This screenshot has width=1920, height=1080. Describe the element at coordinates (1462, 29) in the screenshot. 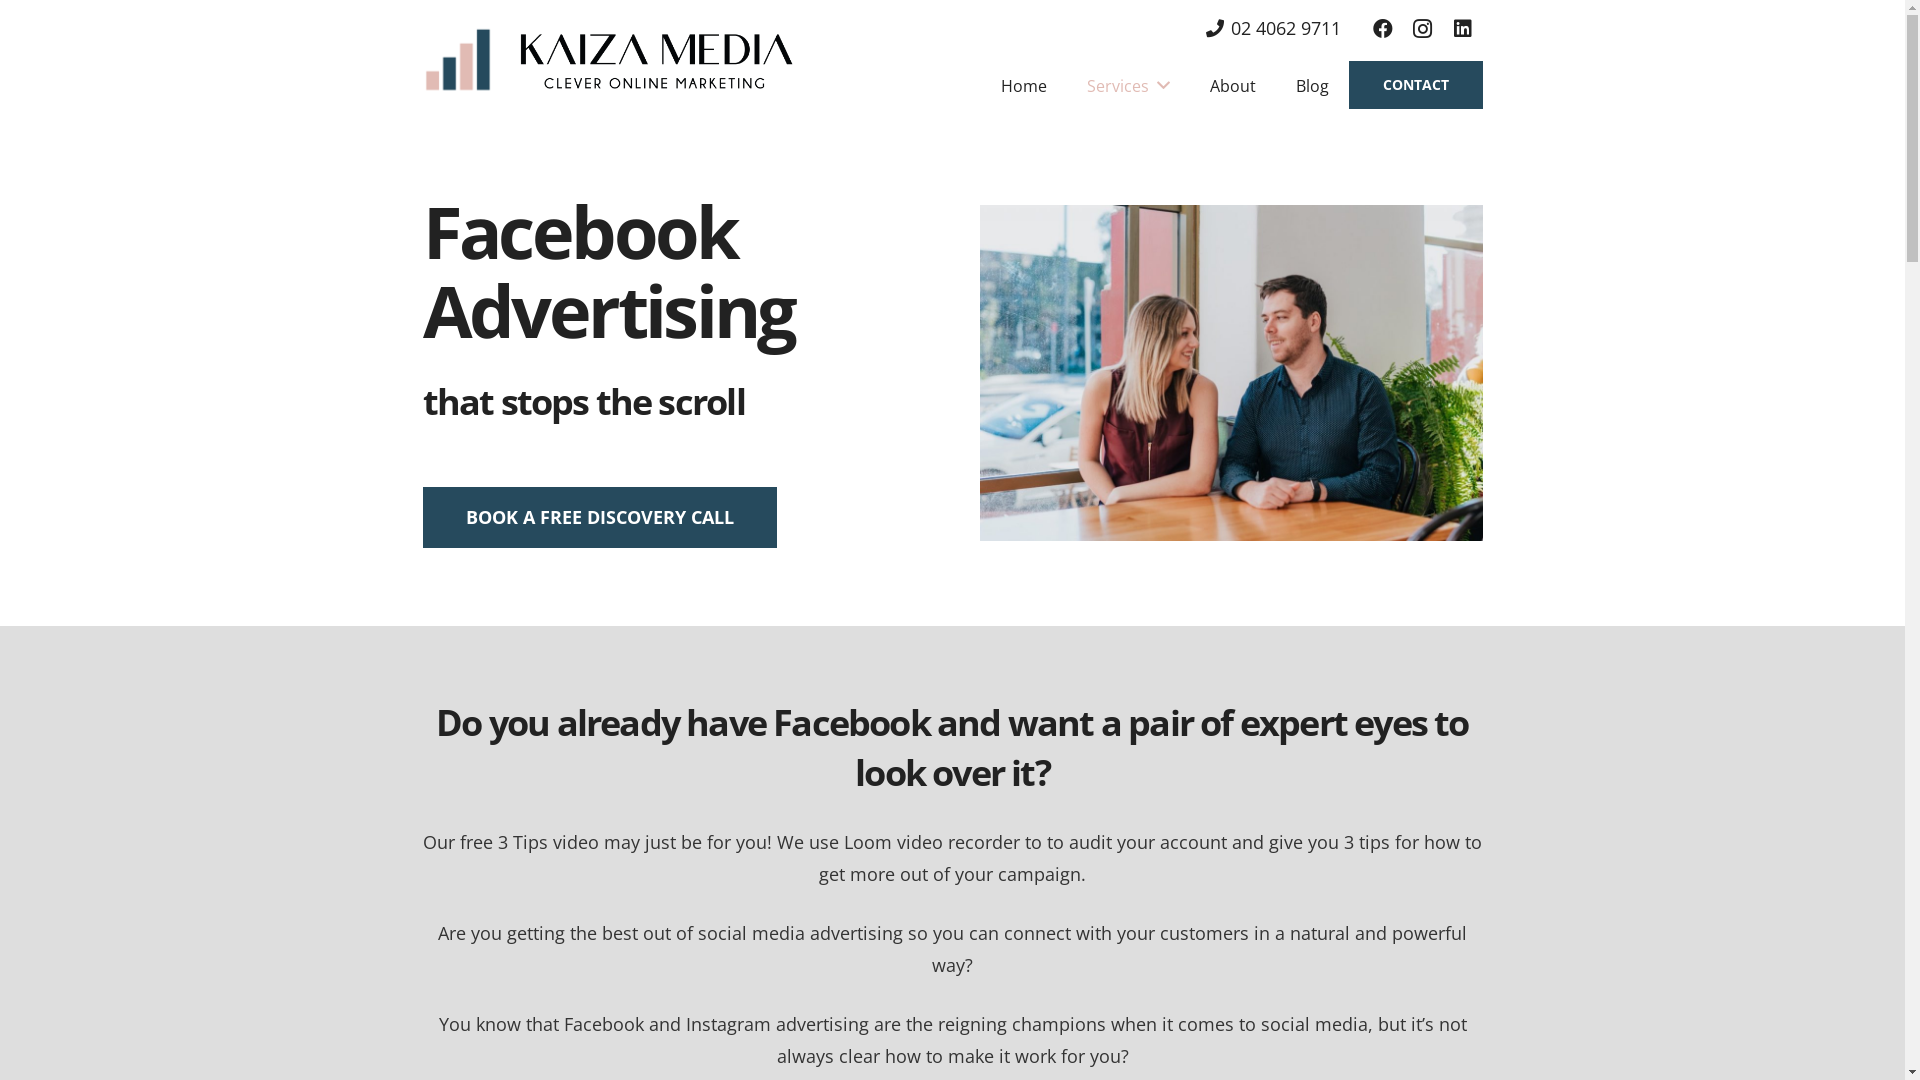

I see `'LinkedIn'` at that location.